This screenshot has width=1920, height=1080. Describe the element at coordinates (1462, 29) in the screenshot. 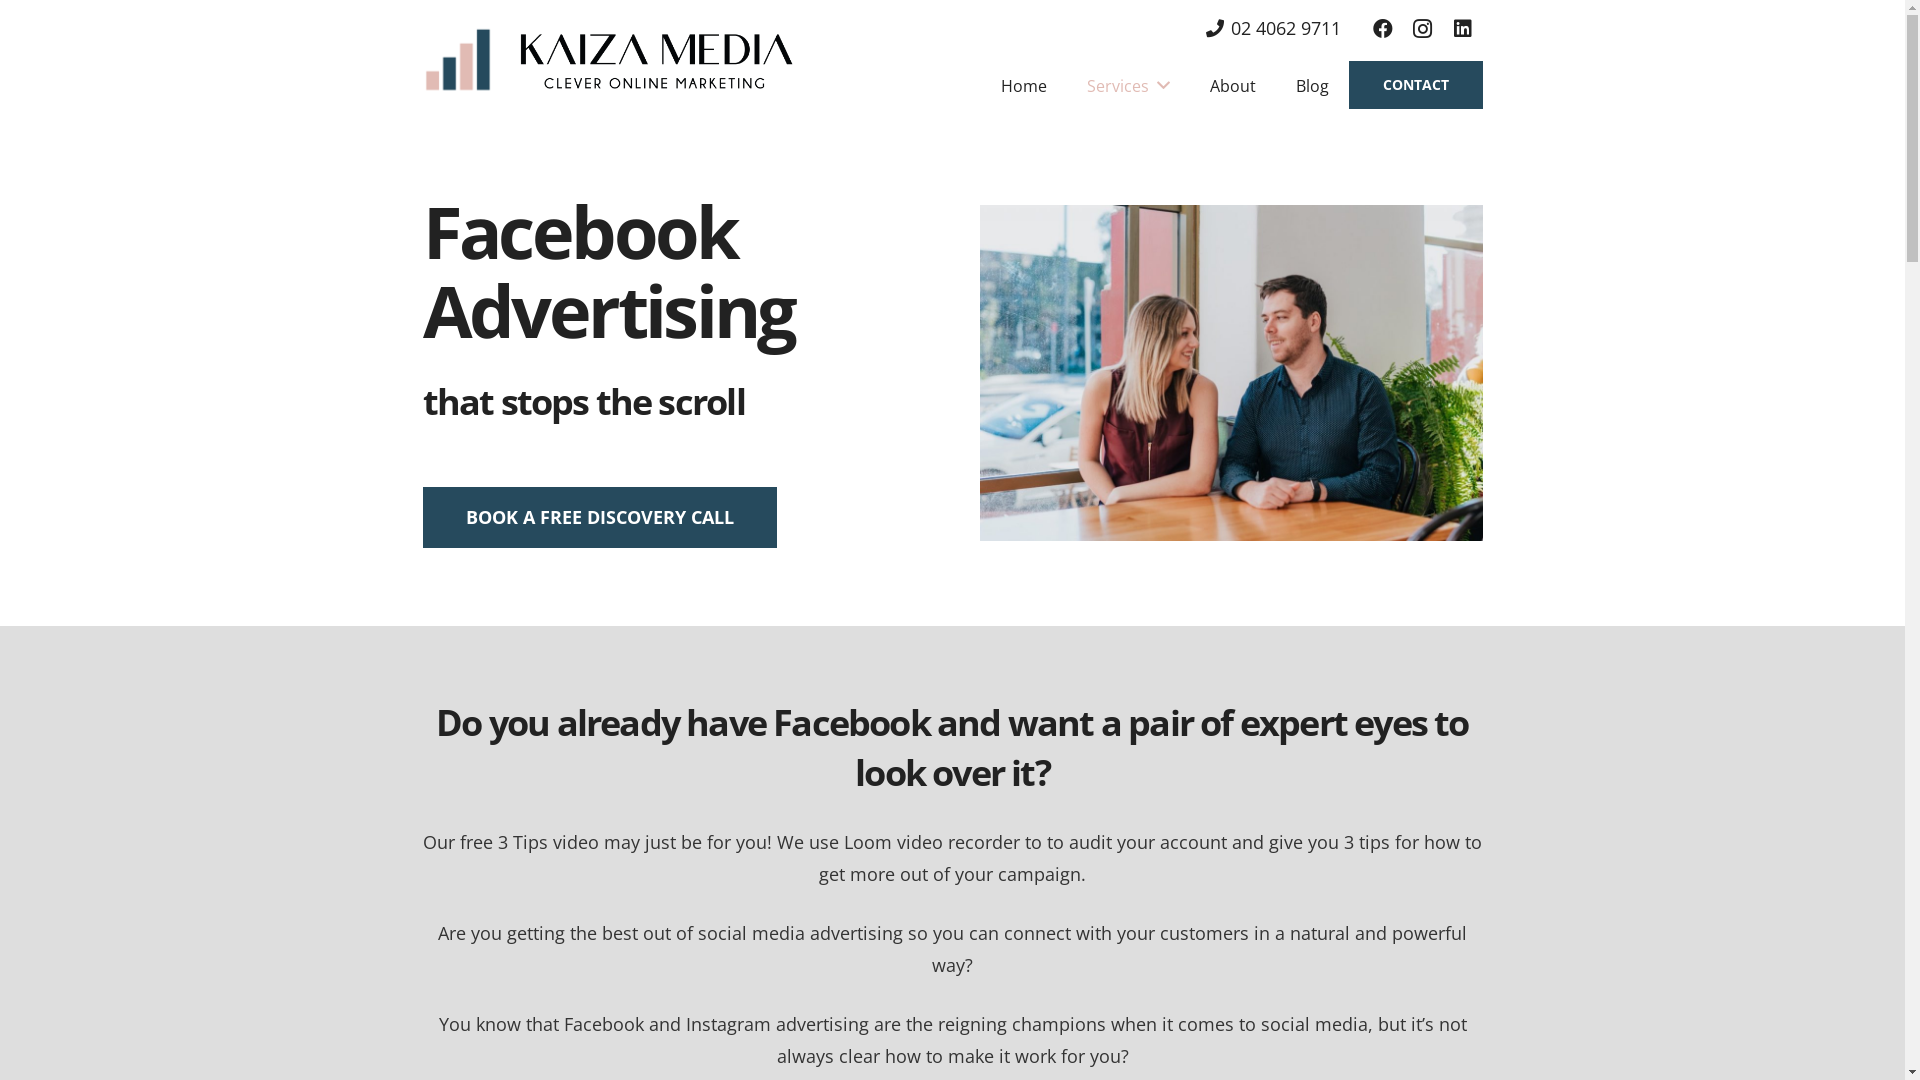

I see `'LinkedIn'` at that location.